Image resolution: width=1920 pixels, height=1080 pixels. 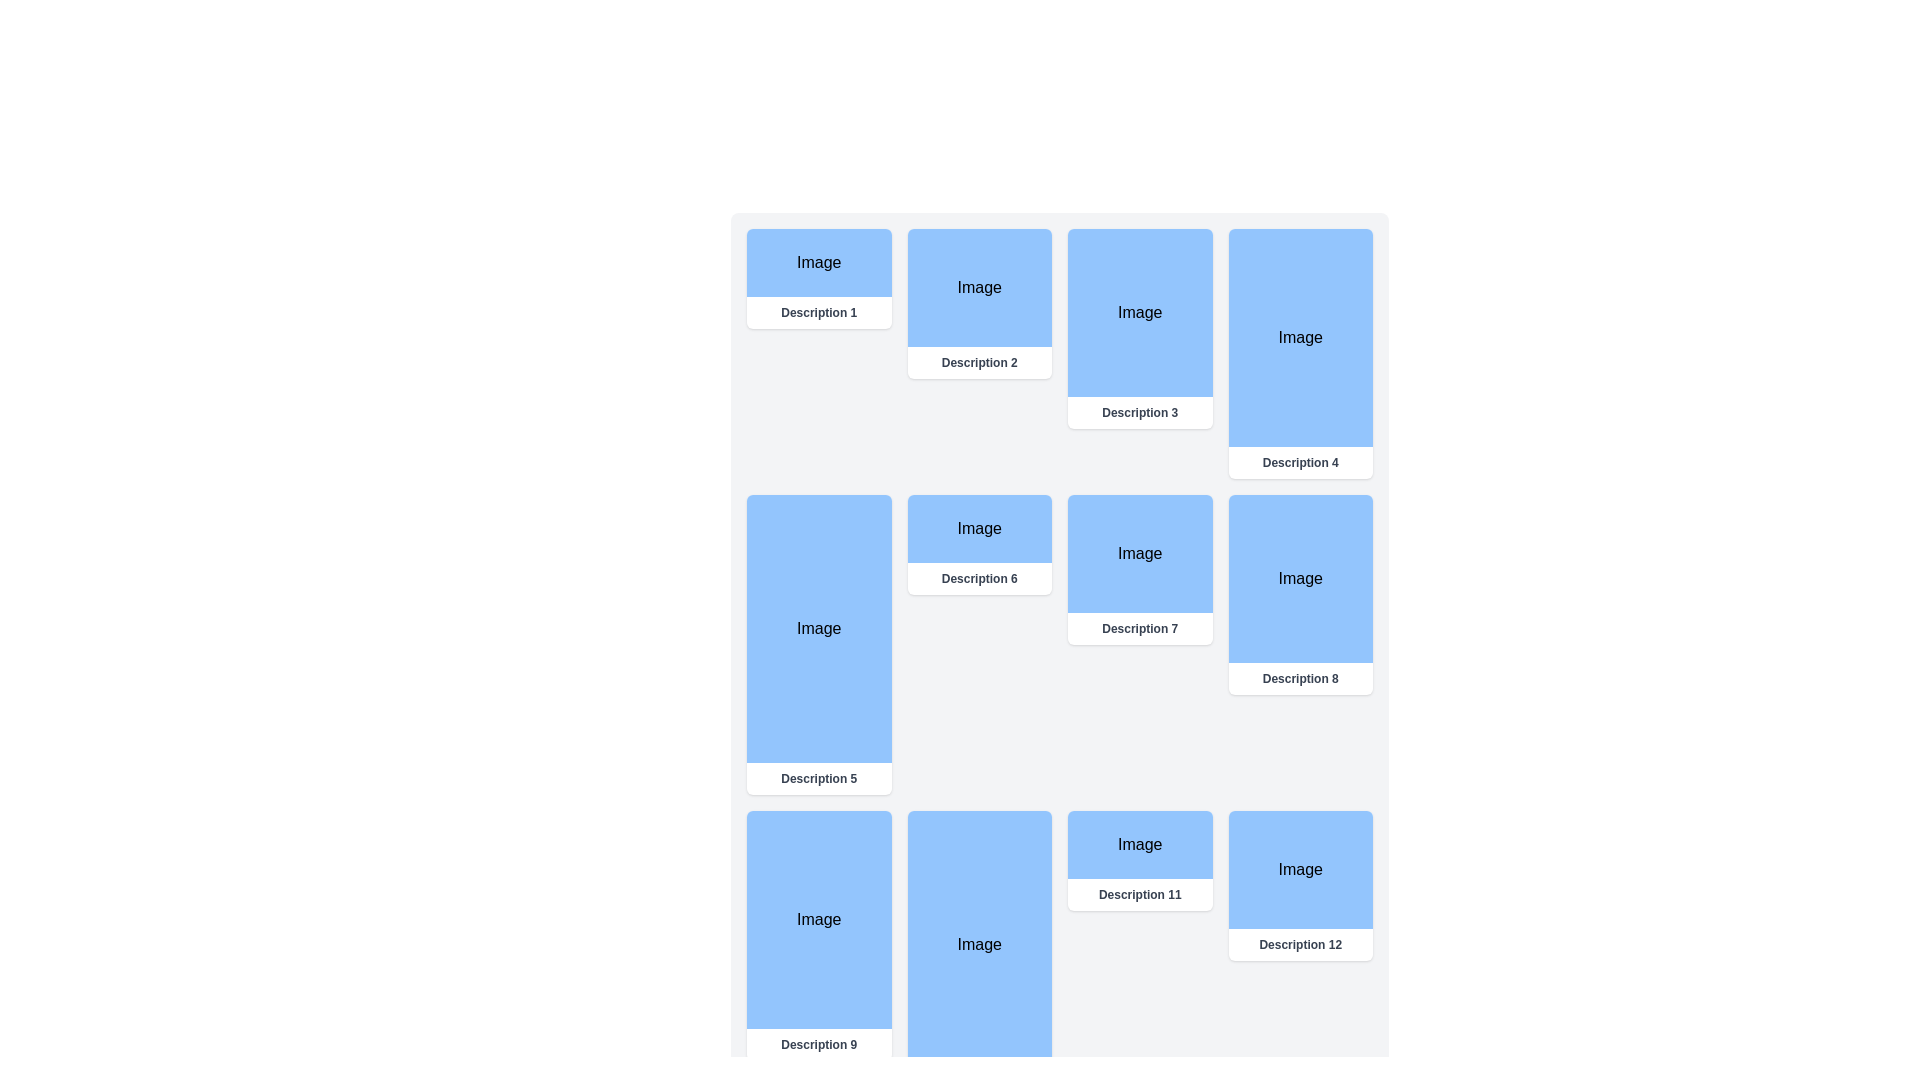 What do you see at coordinates (1140, 570) in the screenshot?
I see `the content of the Content block located in the third row and second column of a four-column grid layout, which features a light blue upper section labeled 'Image' and a white lower section with the text 'Description 7'` at bounding box center [1140, 570].